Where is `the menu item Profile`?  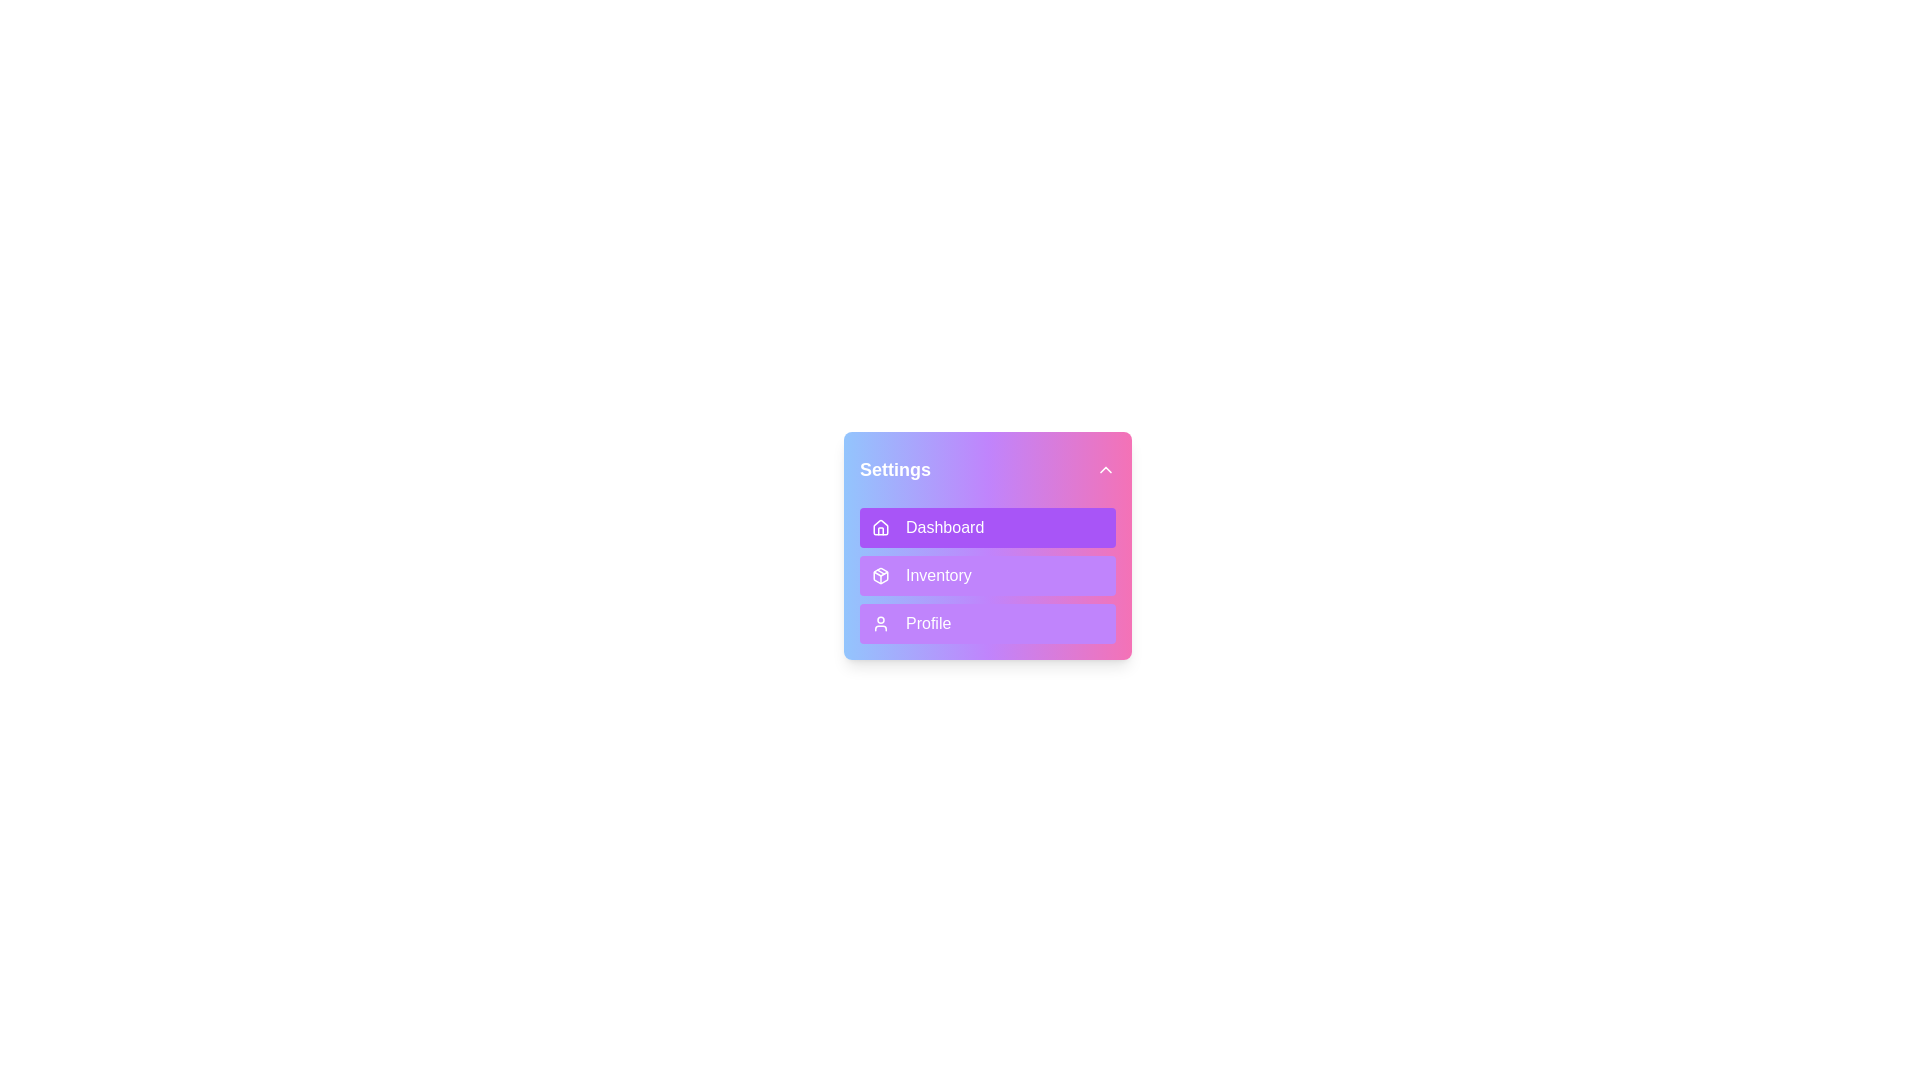
the menu item Profile is located at coordinates (988, 623).